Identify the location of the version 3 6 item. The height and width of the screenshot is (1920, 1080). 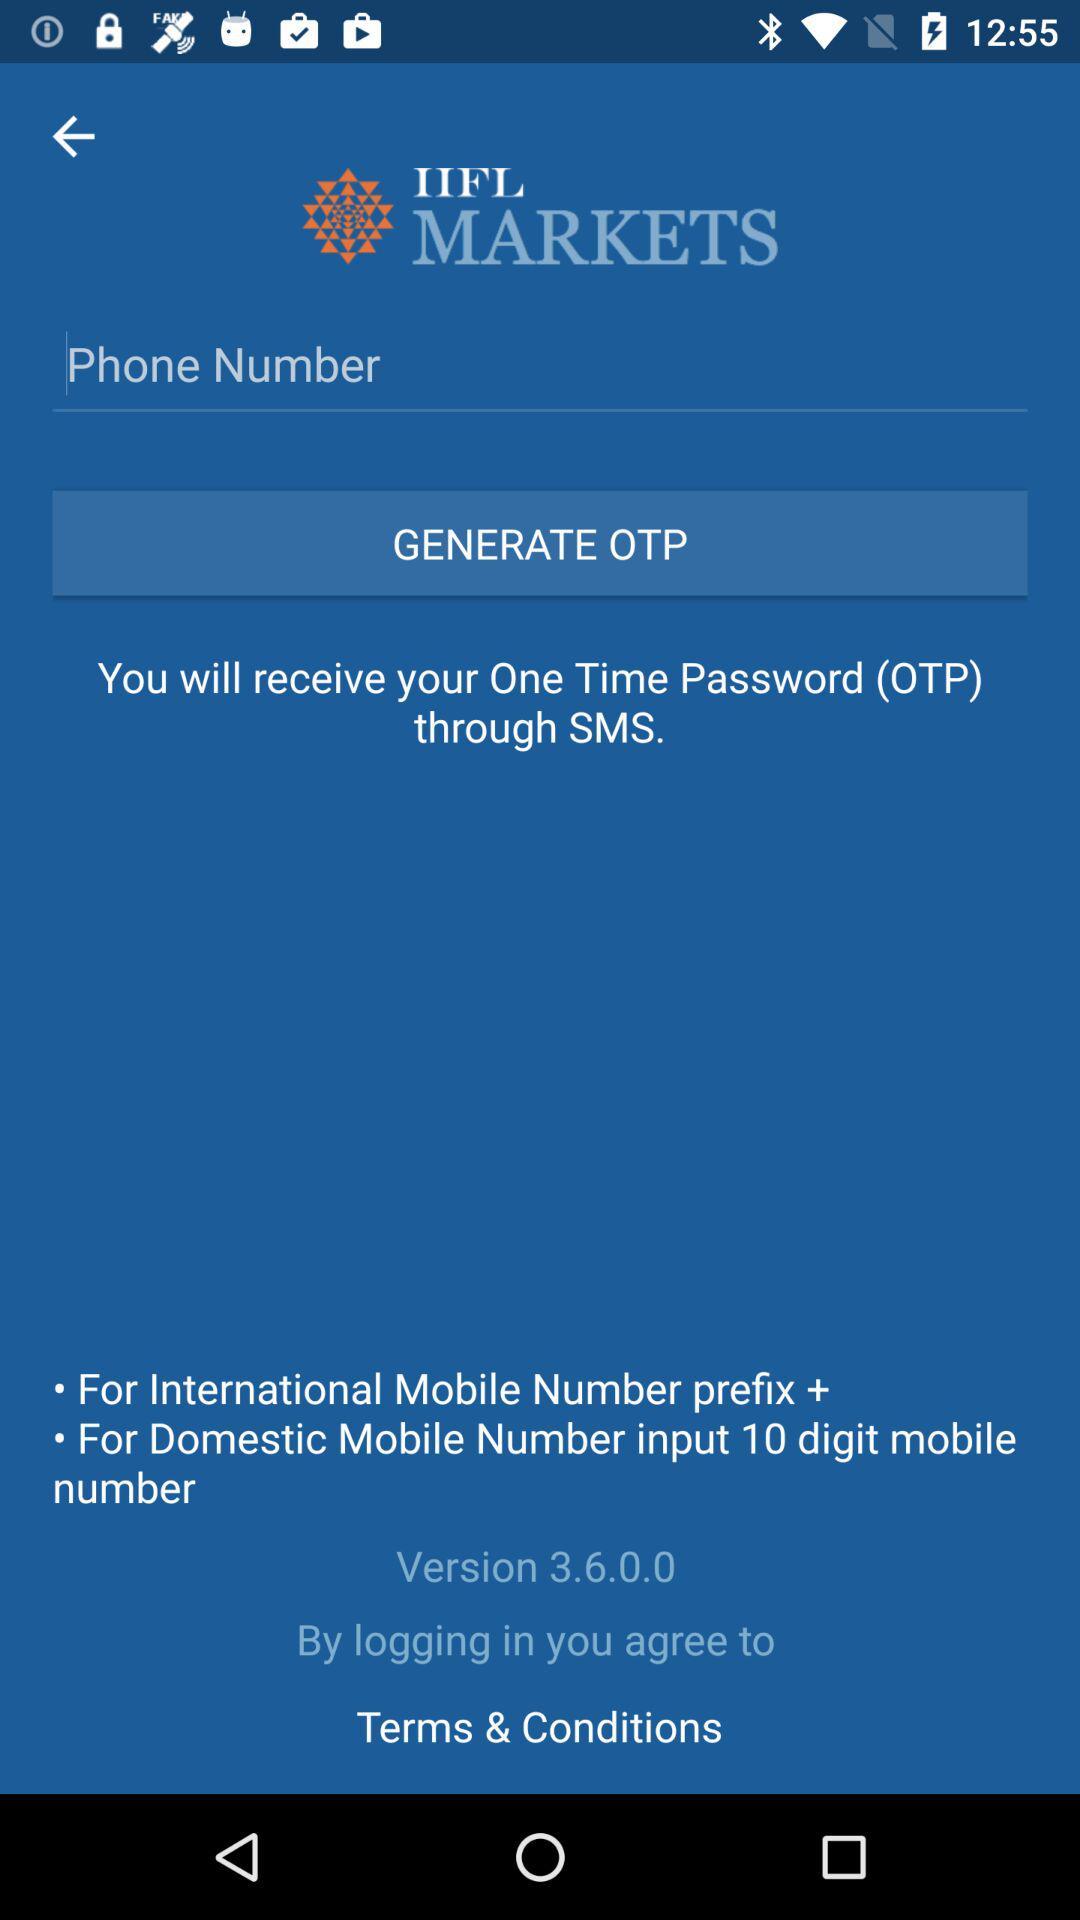
(540, 1564).